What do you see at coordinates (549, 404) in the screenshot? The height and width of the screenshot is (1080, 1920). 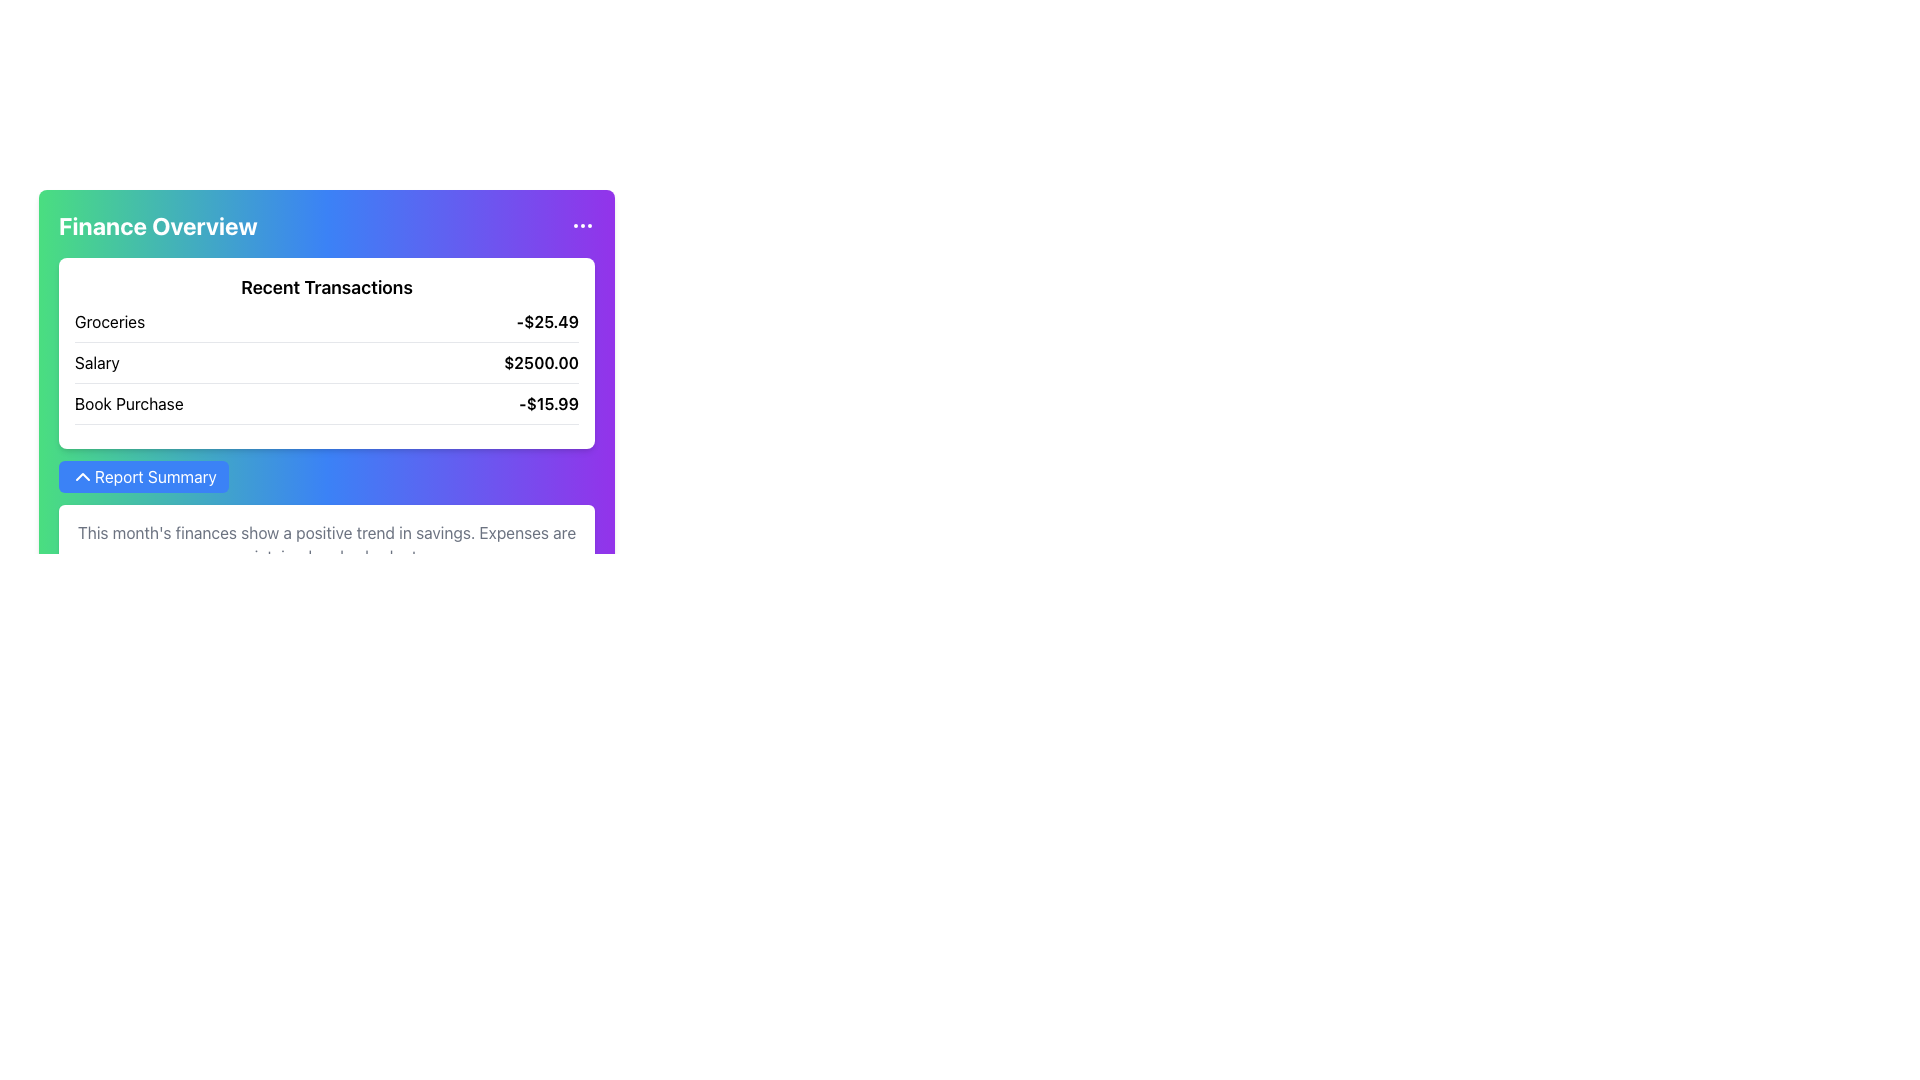 I see `the text label displaying '-$15.99' which is located to the right of the 'Book Purchase' item in the 'Recent Transactions' section of the 'Finance Overview' card` at bounding box center [549, 404].